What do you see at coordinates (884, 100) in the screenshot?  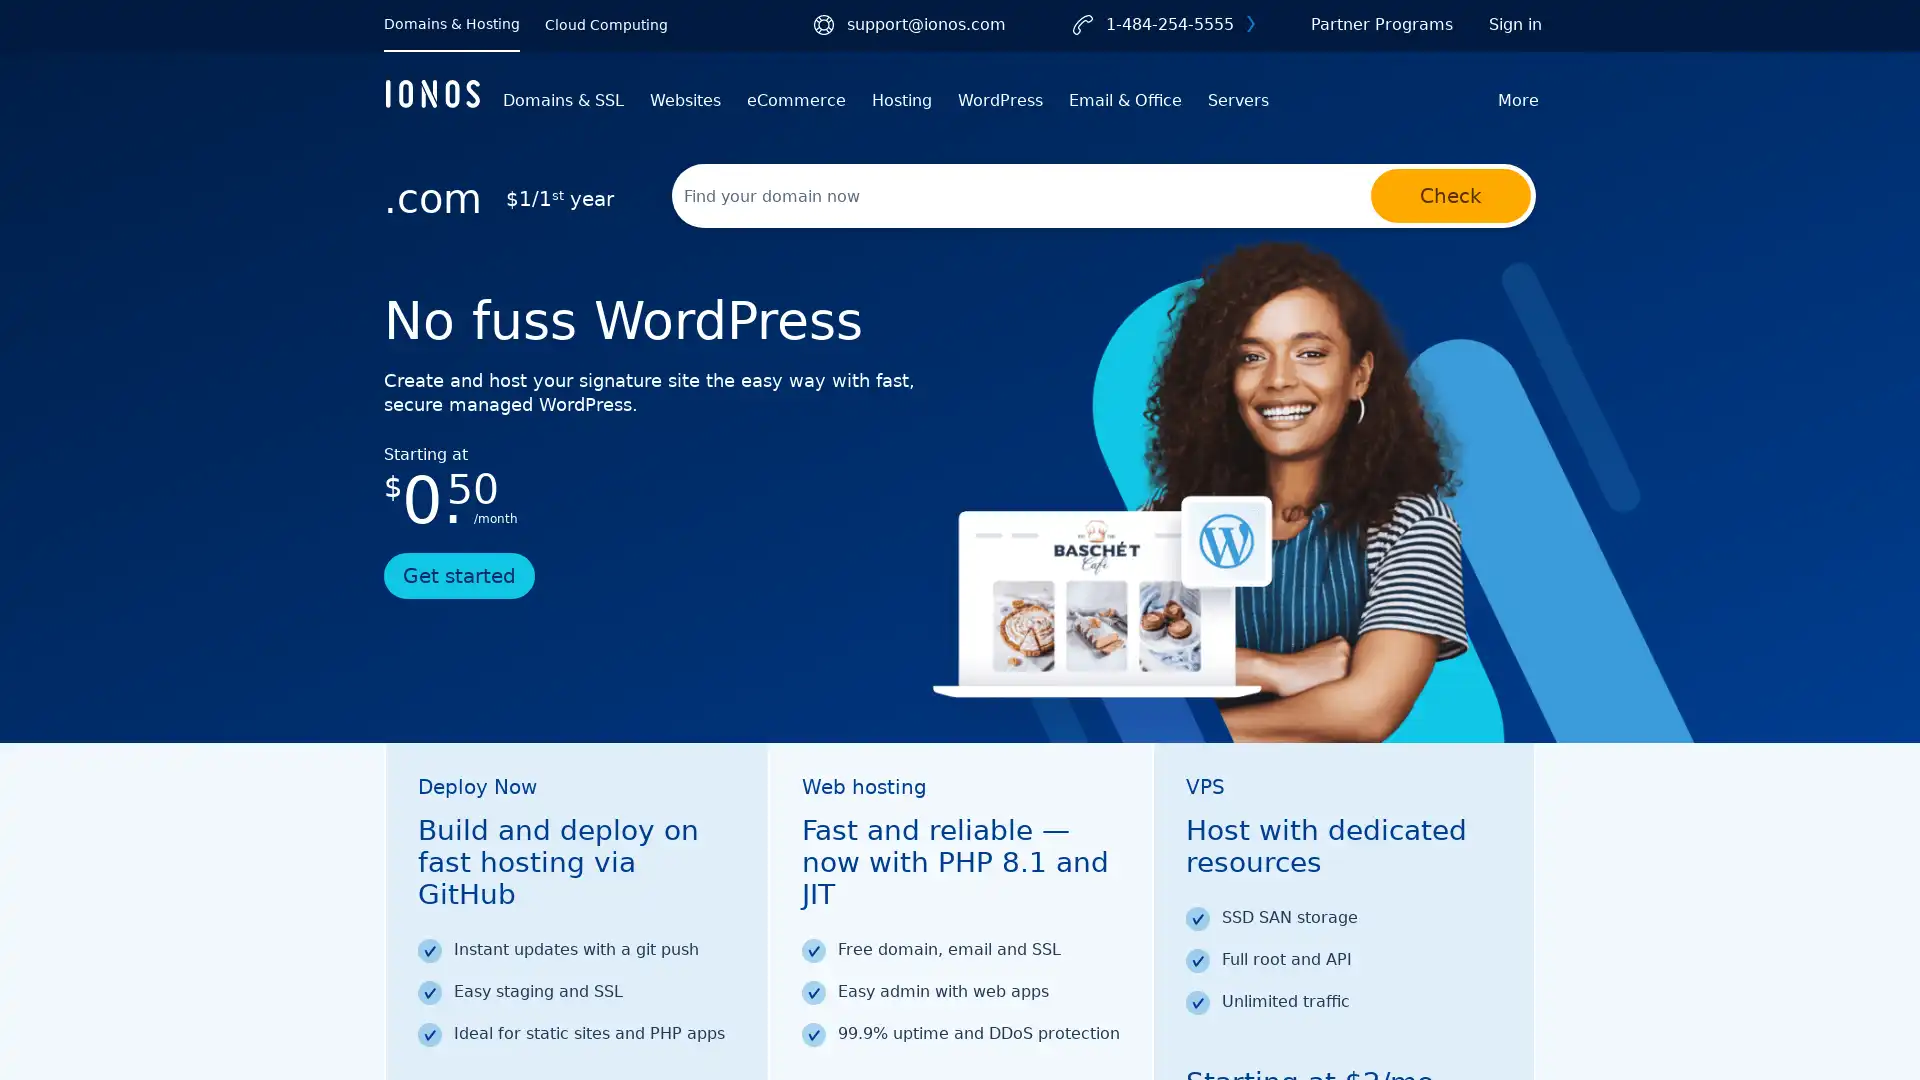 I see `Hosting` at bounding box center [884, 100].